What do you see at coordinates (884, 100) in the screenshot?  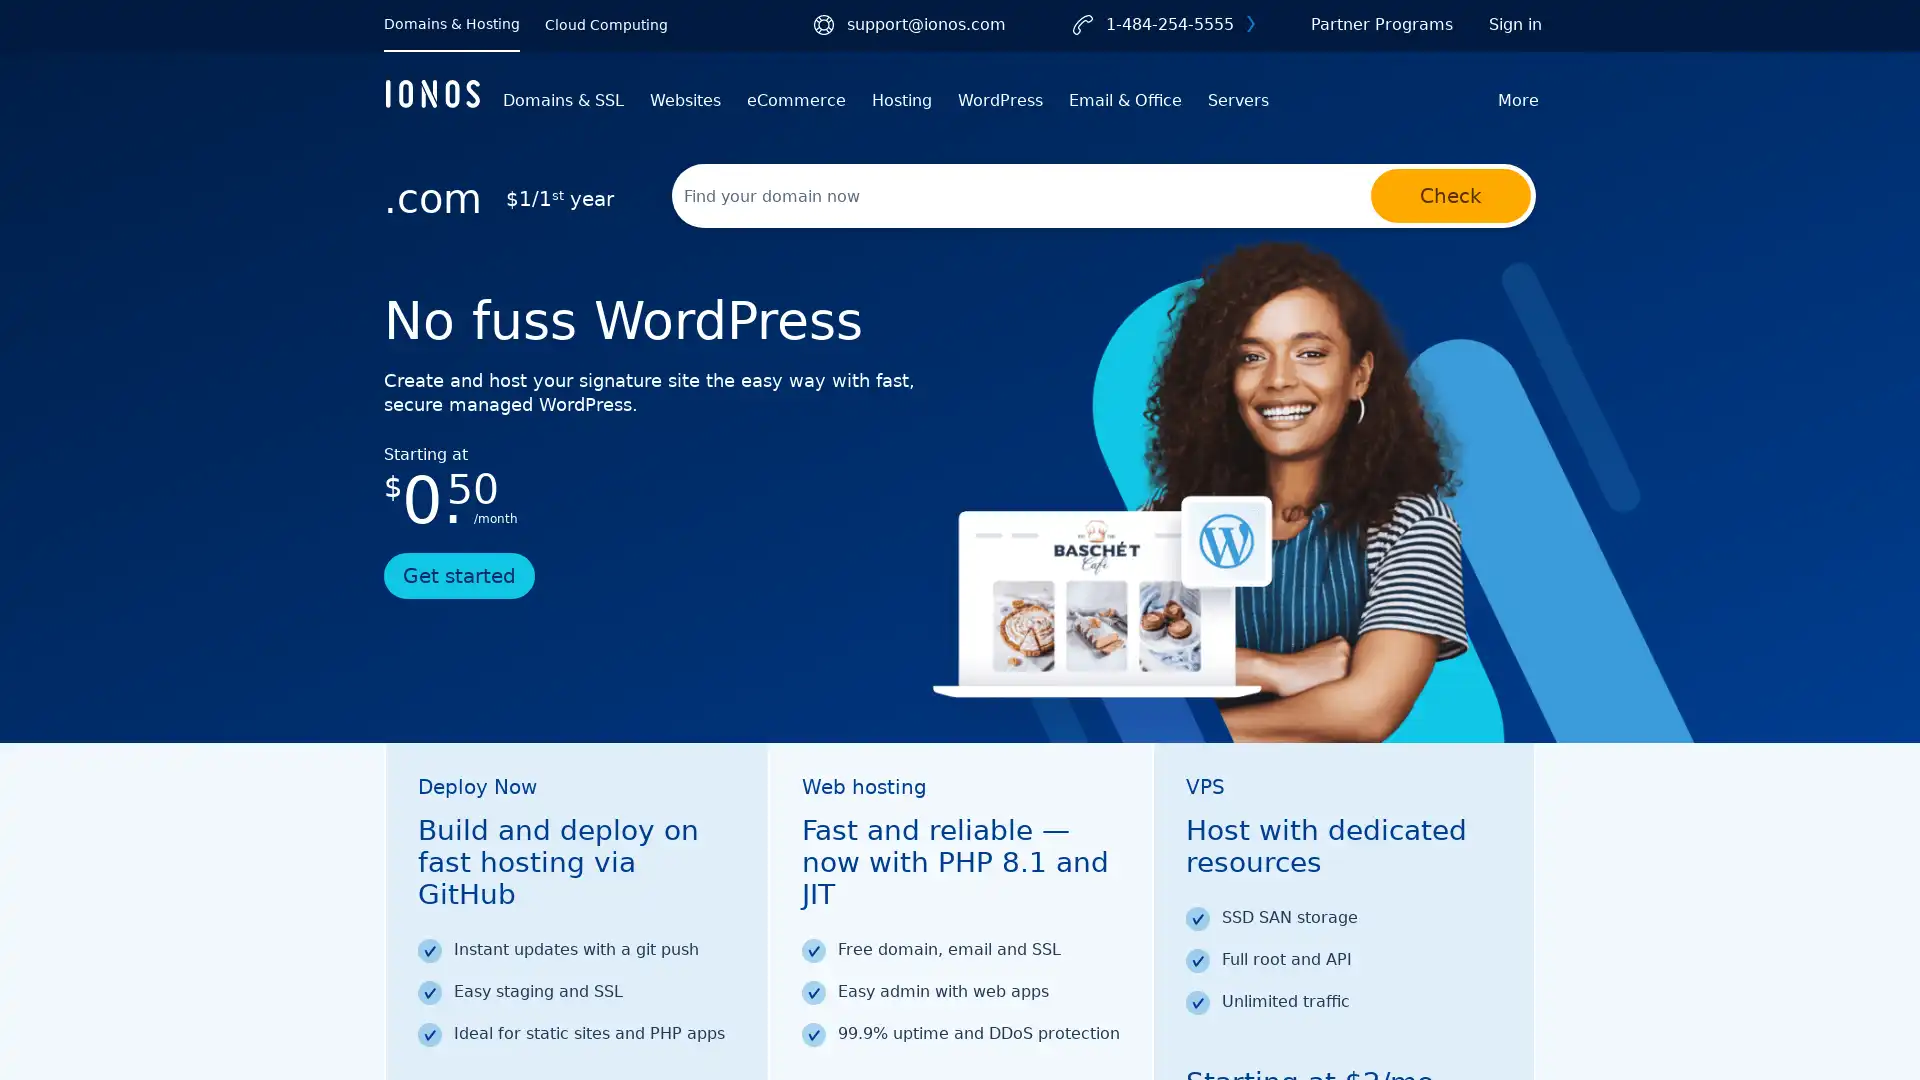 I see `Hosting` at bounding box center [884, 100].